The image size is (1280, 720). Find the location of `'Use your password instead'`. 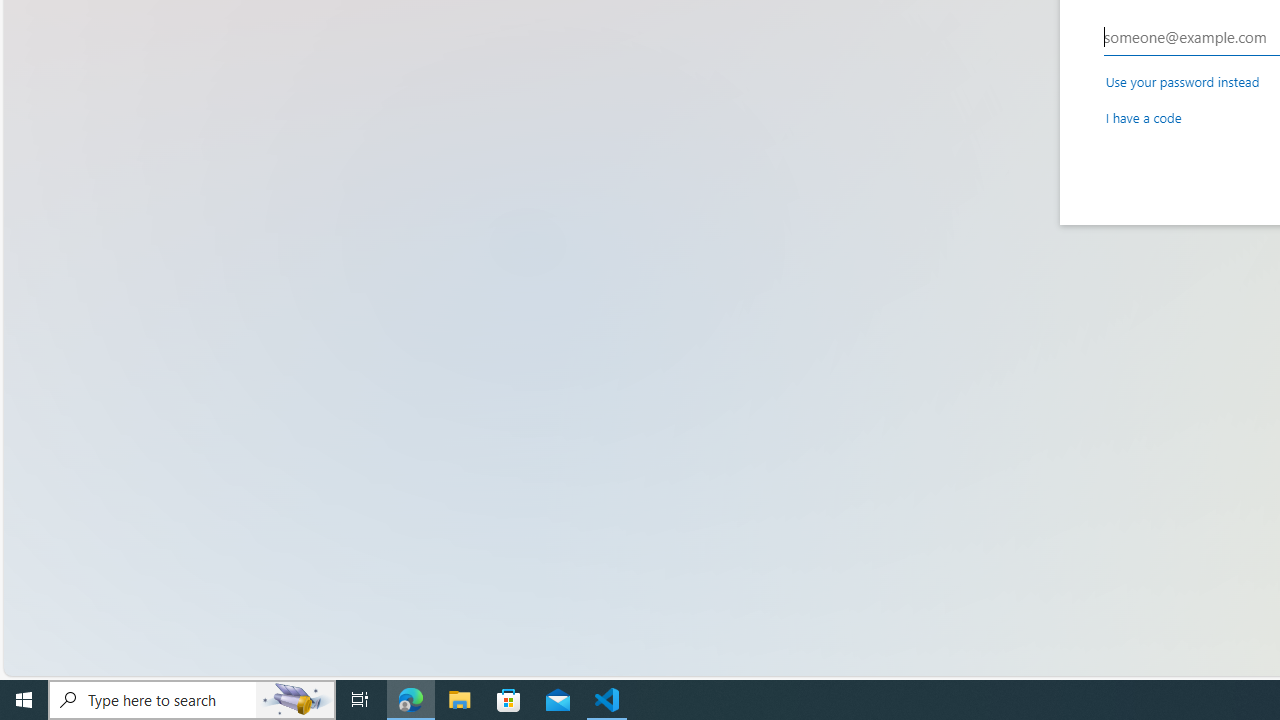

'Use your password instead' is located at coordinates (1182, 80).